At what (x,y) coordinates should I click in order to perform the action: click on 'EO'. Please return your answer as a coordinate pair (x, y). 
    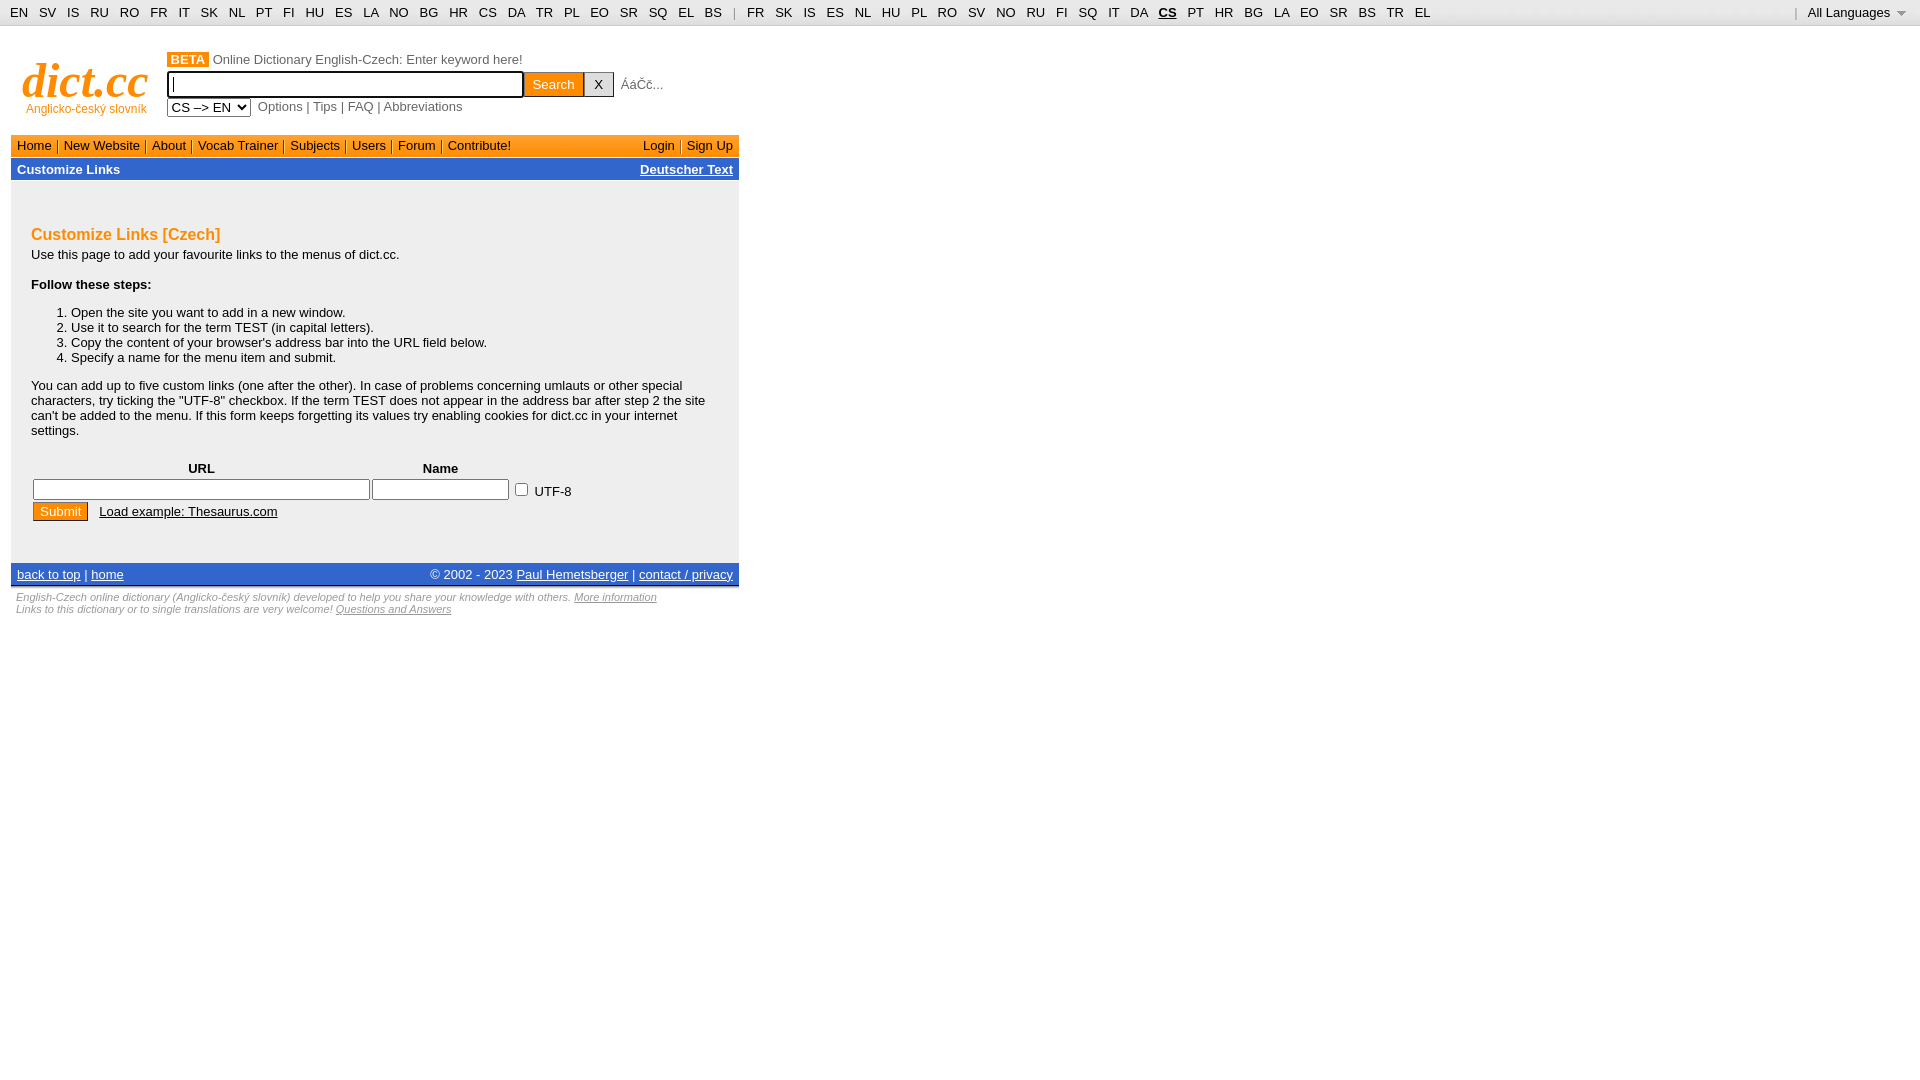
    Looking at the image, I should click on (598, 12).